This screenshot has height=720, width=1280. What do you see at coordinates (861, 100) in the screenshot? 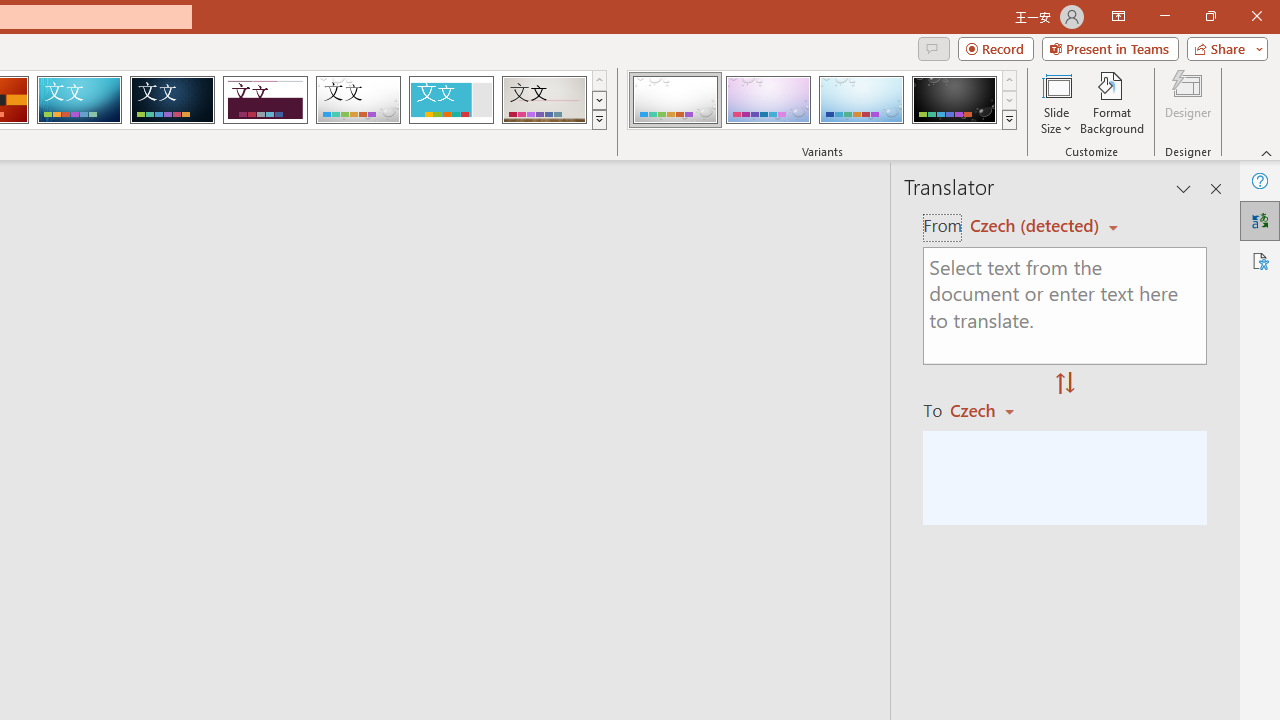
I see `'Droplet Variant 3'` at bounding box center [861, 100].